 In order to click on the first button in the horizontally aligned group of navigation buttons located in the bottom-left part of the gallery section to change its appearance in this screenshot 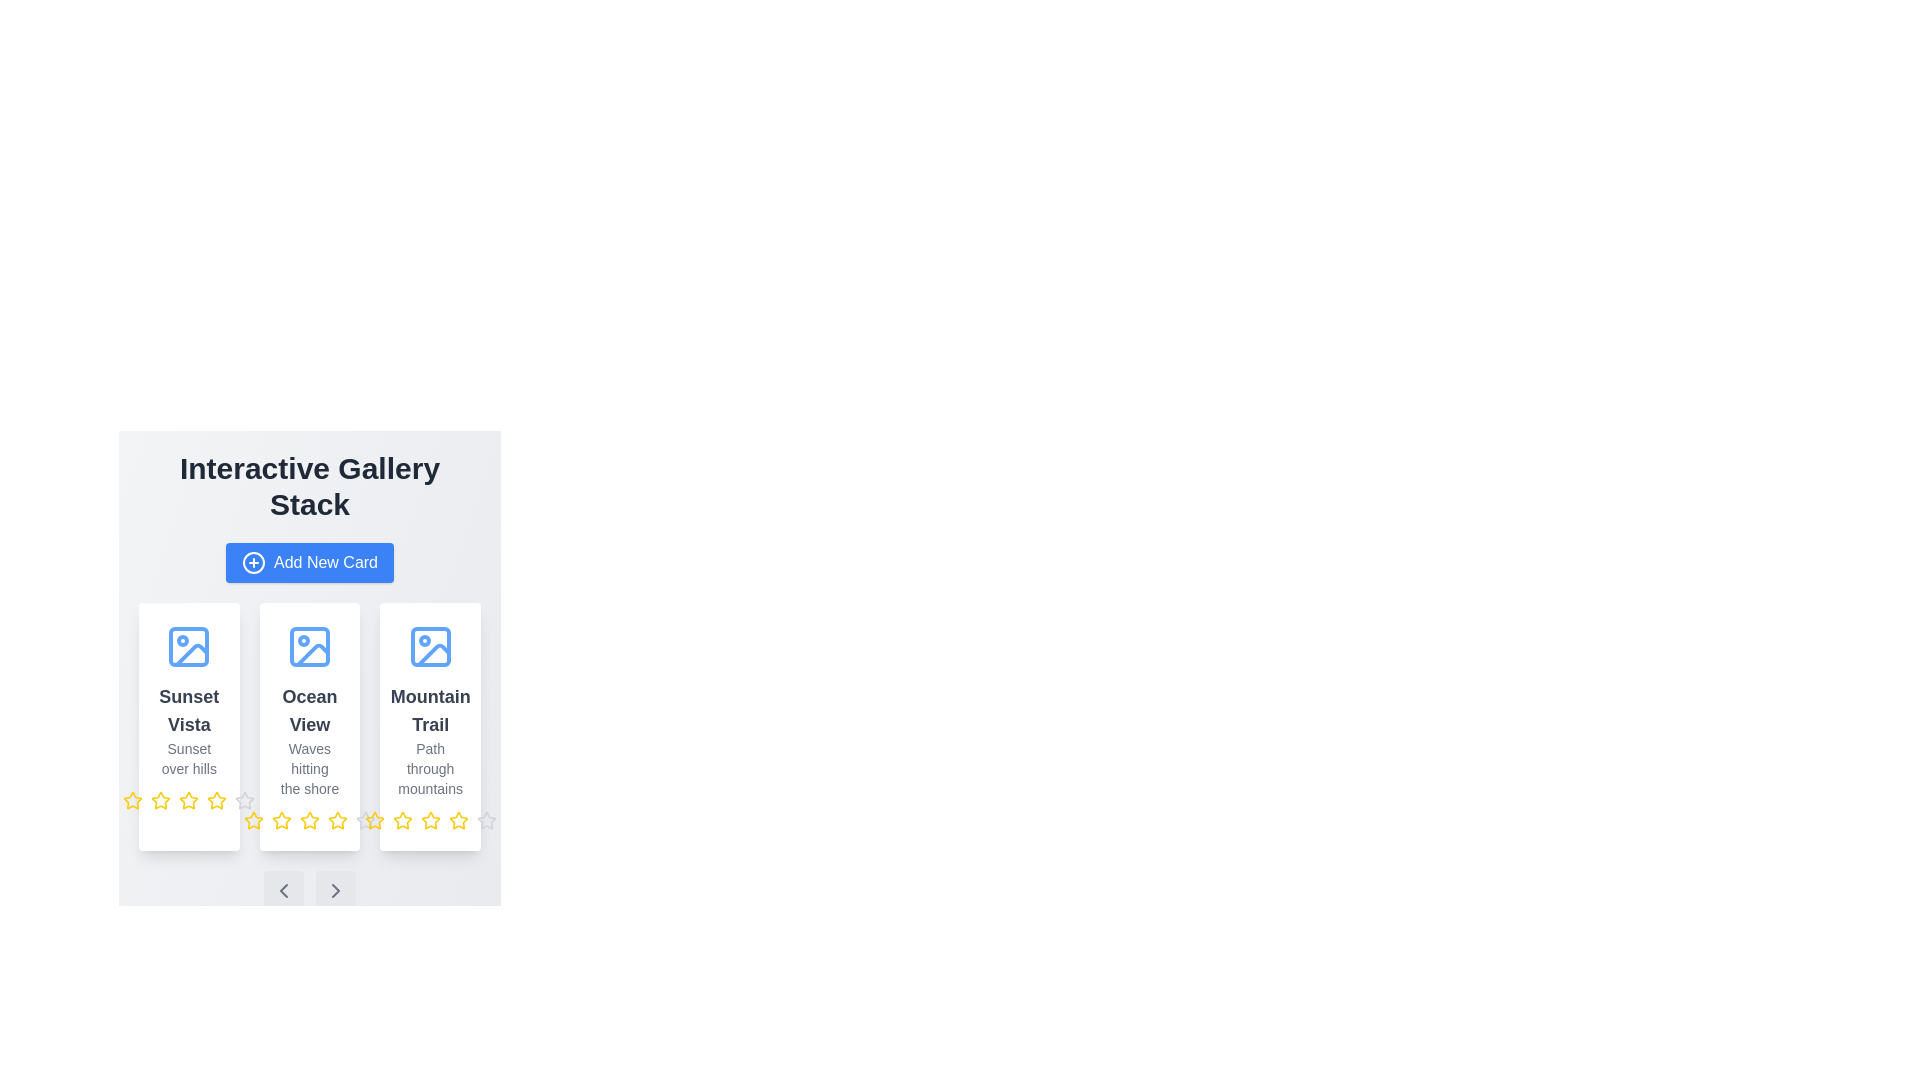, I will do `click(282, 890)`.